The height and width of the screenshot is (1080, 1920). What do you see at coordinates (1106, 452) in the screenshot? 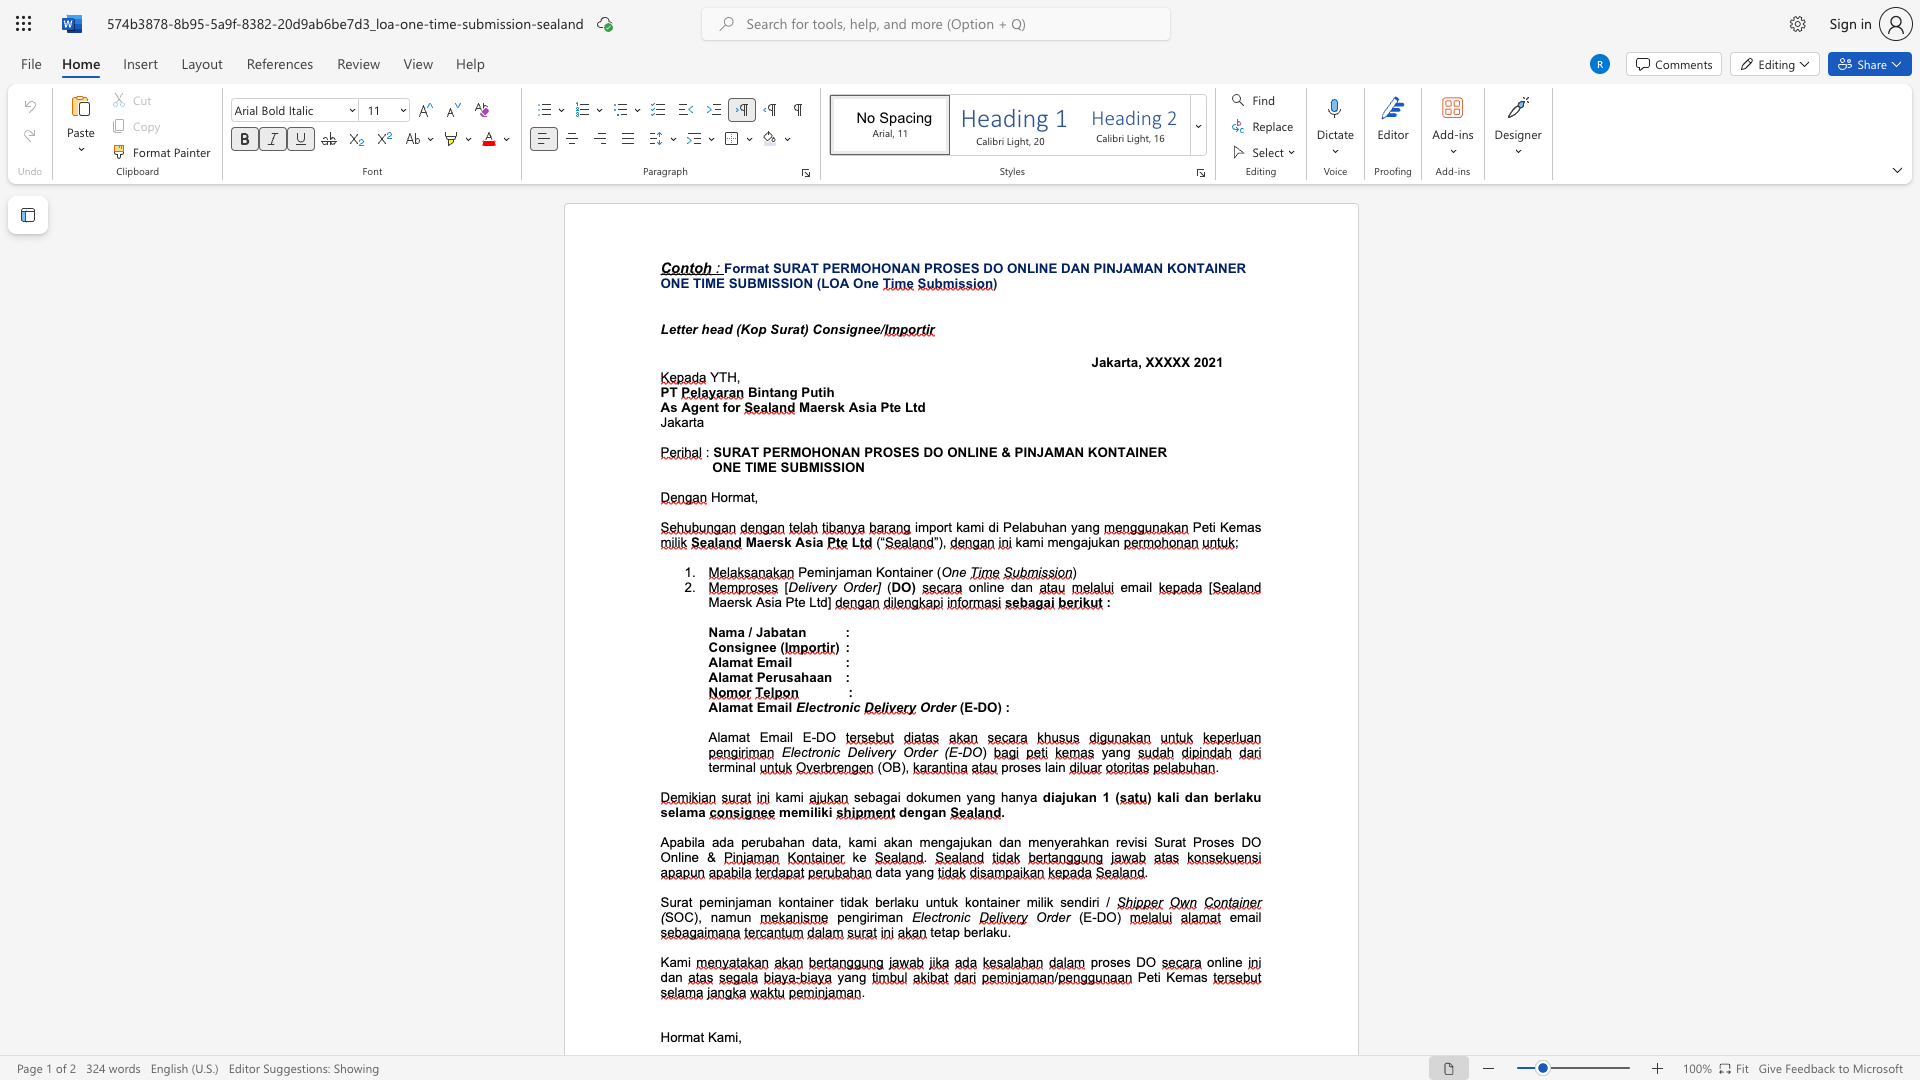
I see `the subset text "NTAI" within the text "SURAT PERMOHONAN PROSES DO ONLINE & PINJAMAN KONTAINER"` at bounding box center [1106, 452].